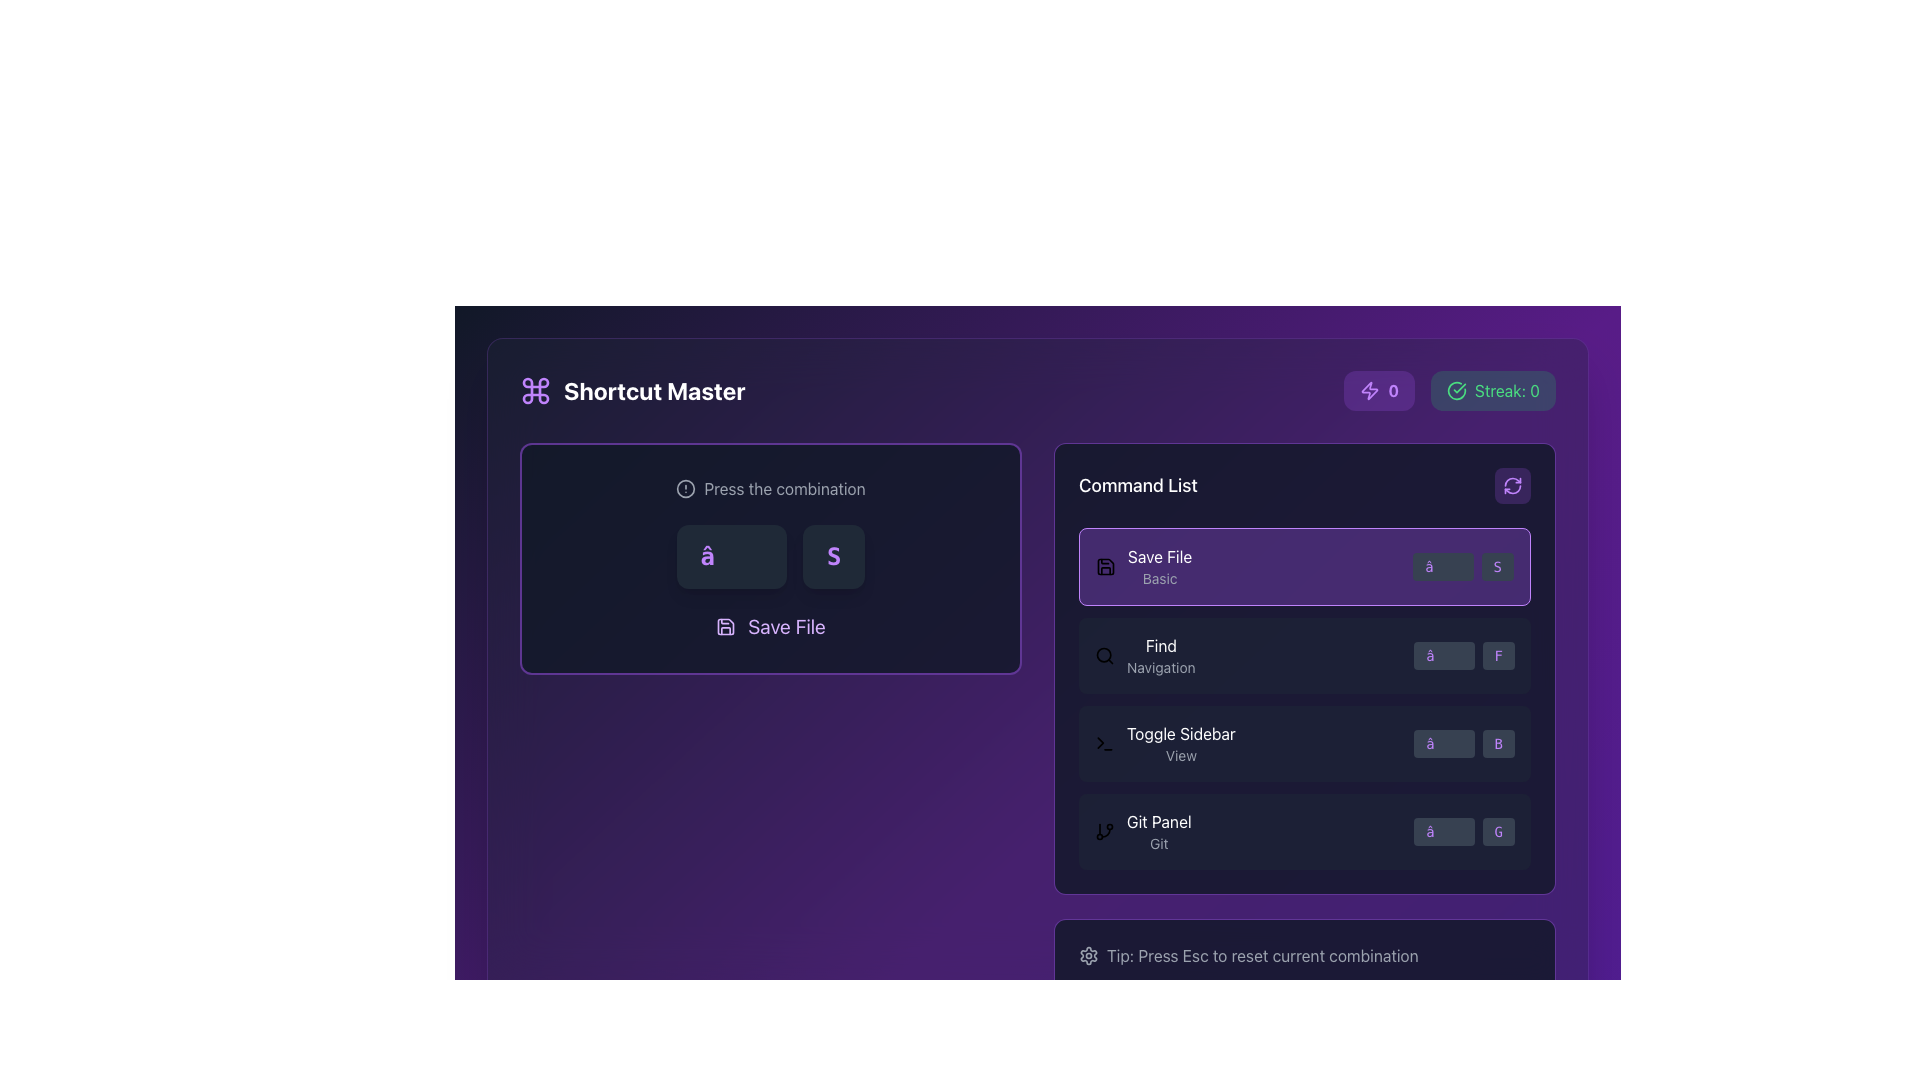 The image size is (1920, 1080). Describe the element at coordinates (1181, 756) in the screenshot. I see `the descriptive text label located in the 'Command List' section, which provides additional context about the 'Toggle Sidebar' option` at that location.